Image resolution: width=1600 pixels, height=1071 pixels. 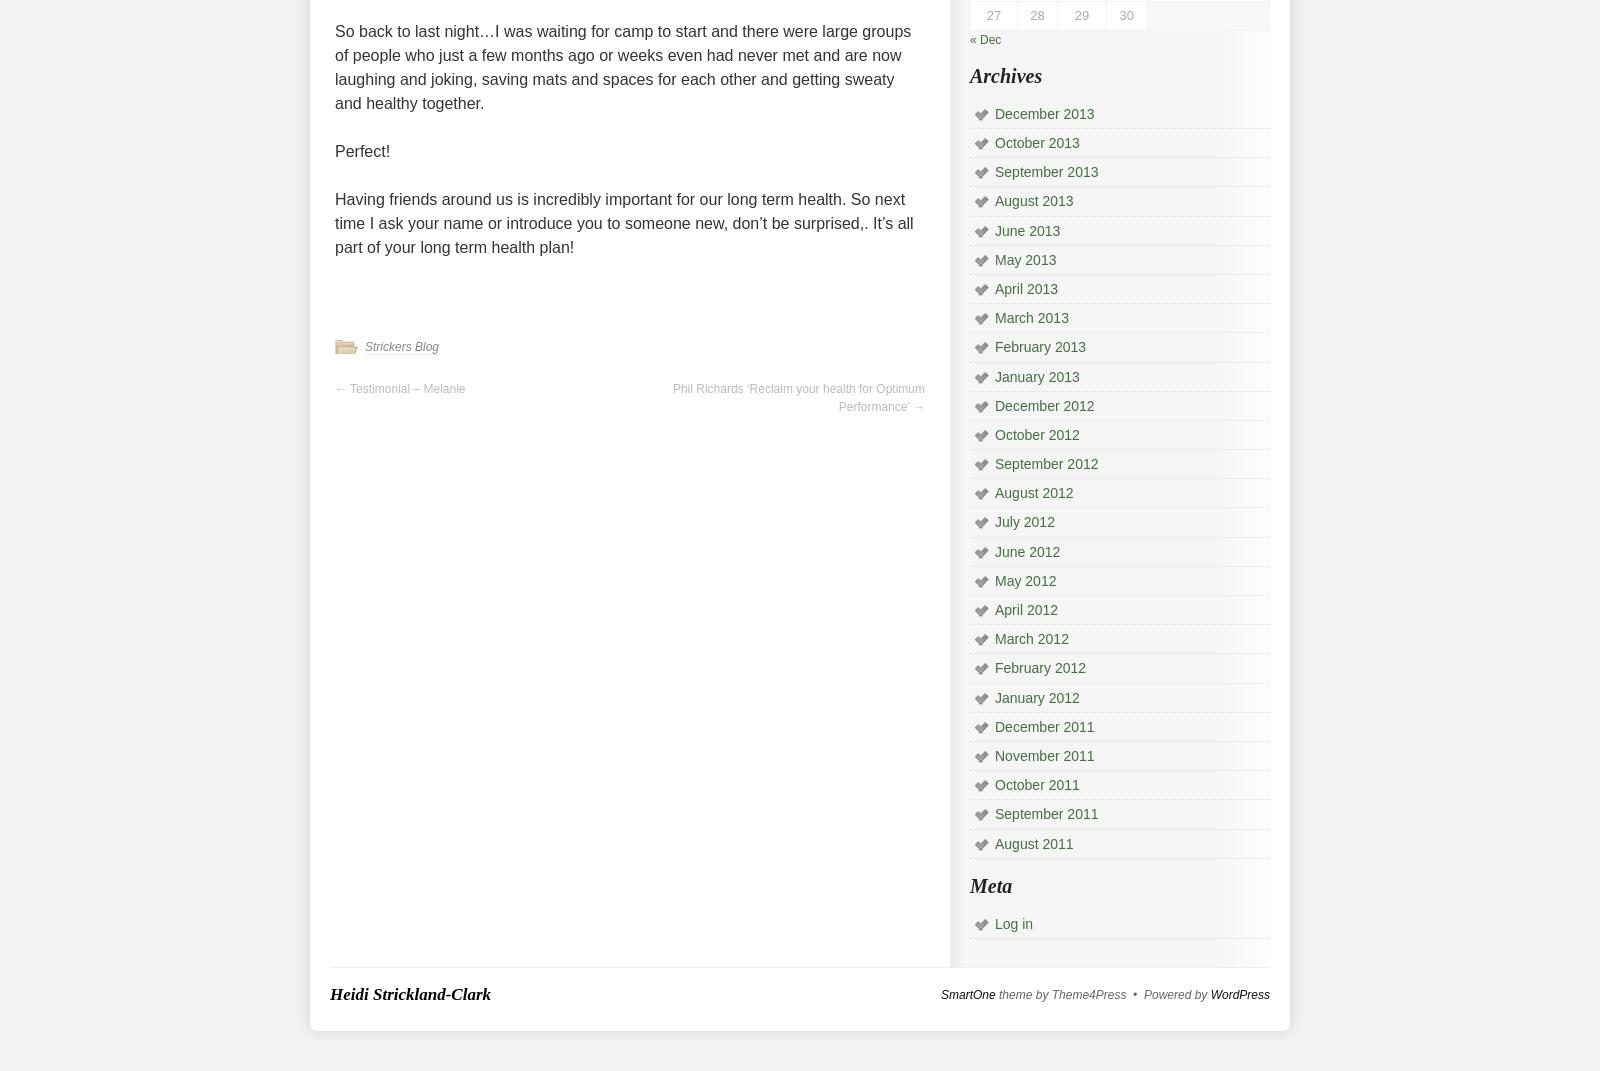 I want to click on 'November 2011', so click(x=1044, y=754).